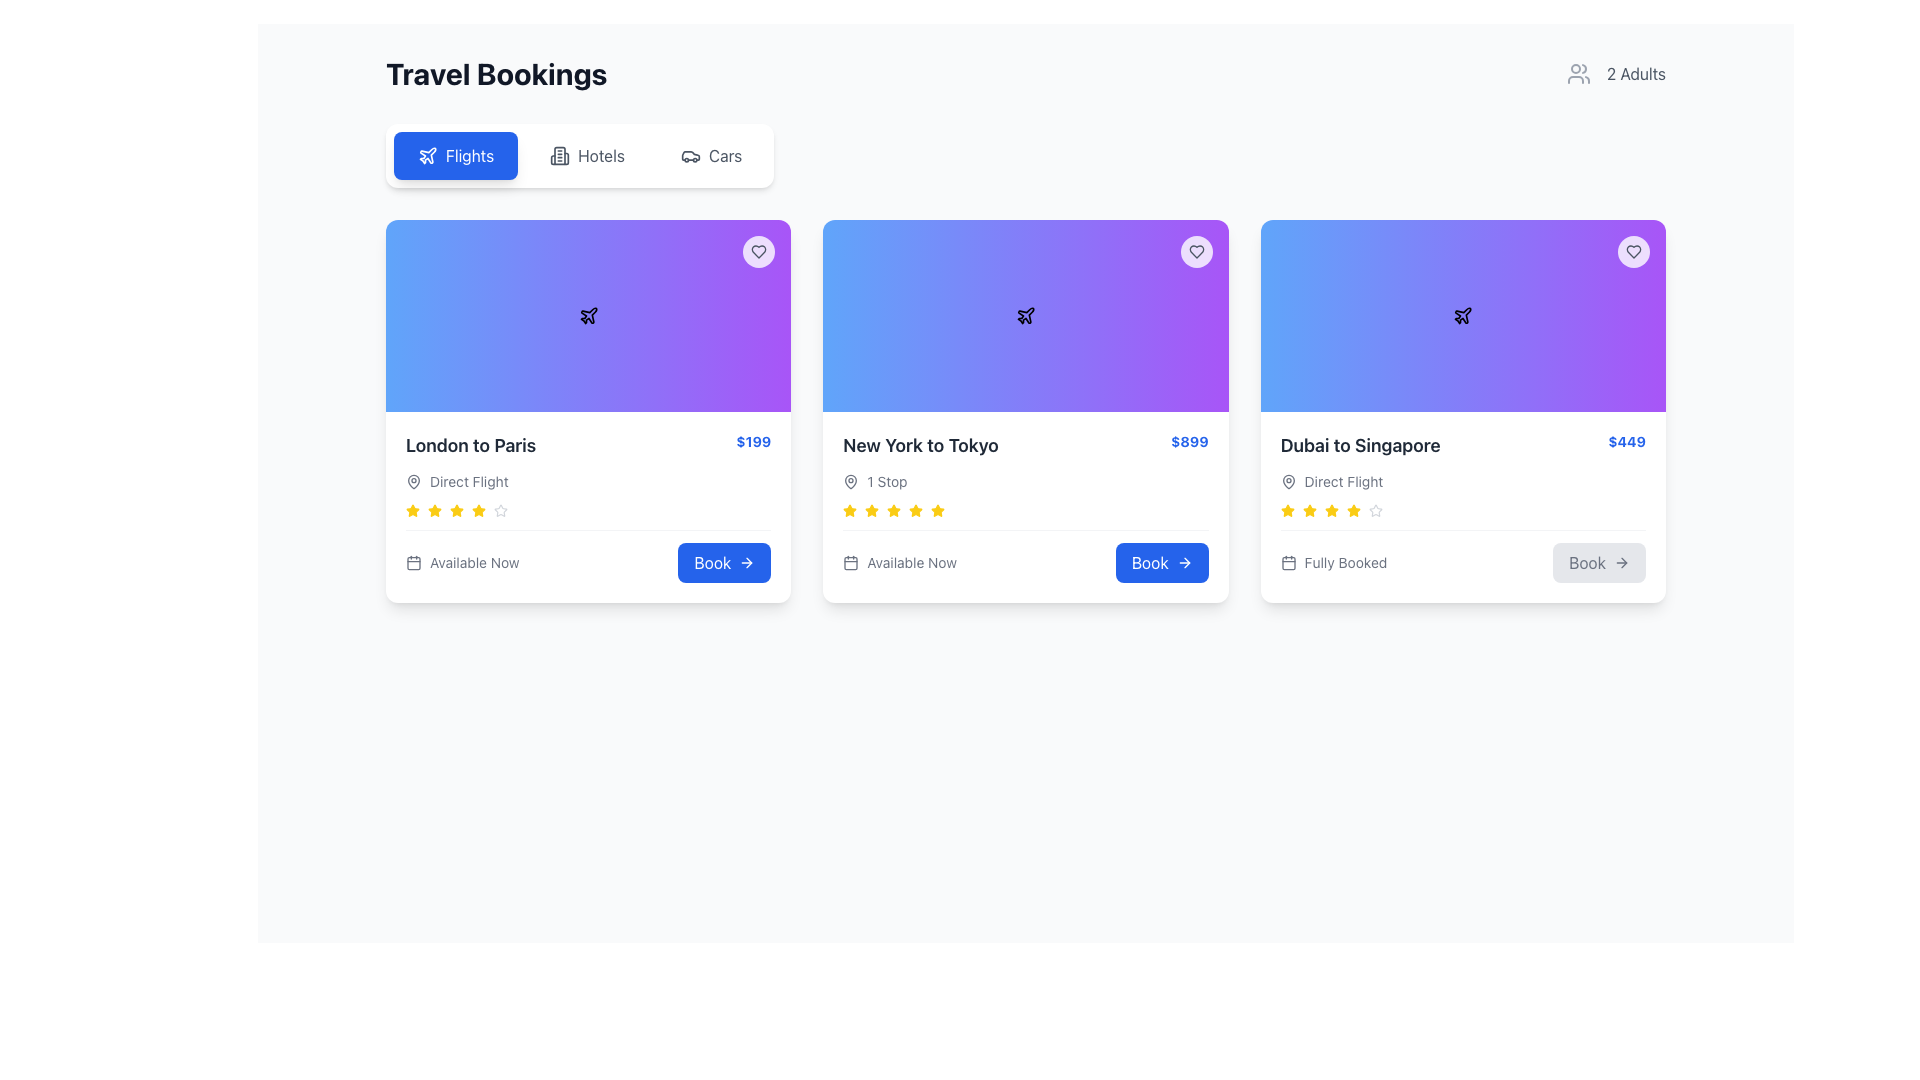 This screenshot has width=1920, height=1080. Describe the element at coordinates (937, 509) in the screenshot. I see `the fourth star icon in the ratings section of the 'New York to Tokyo' travel option card` at that location.